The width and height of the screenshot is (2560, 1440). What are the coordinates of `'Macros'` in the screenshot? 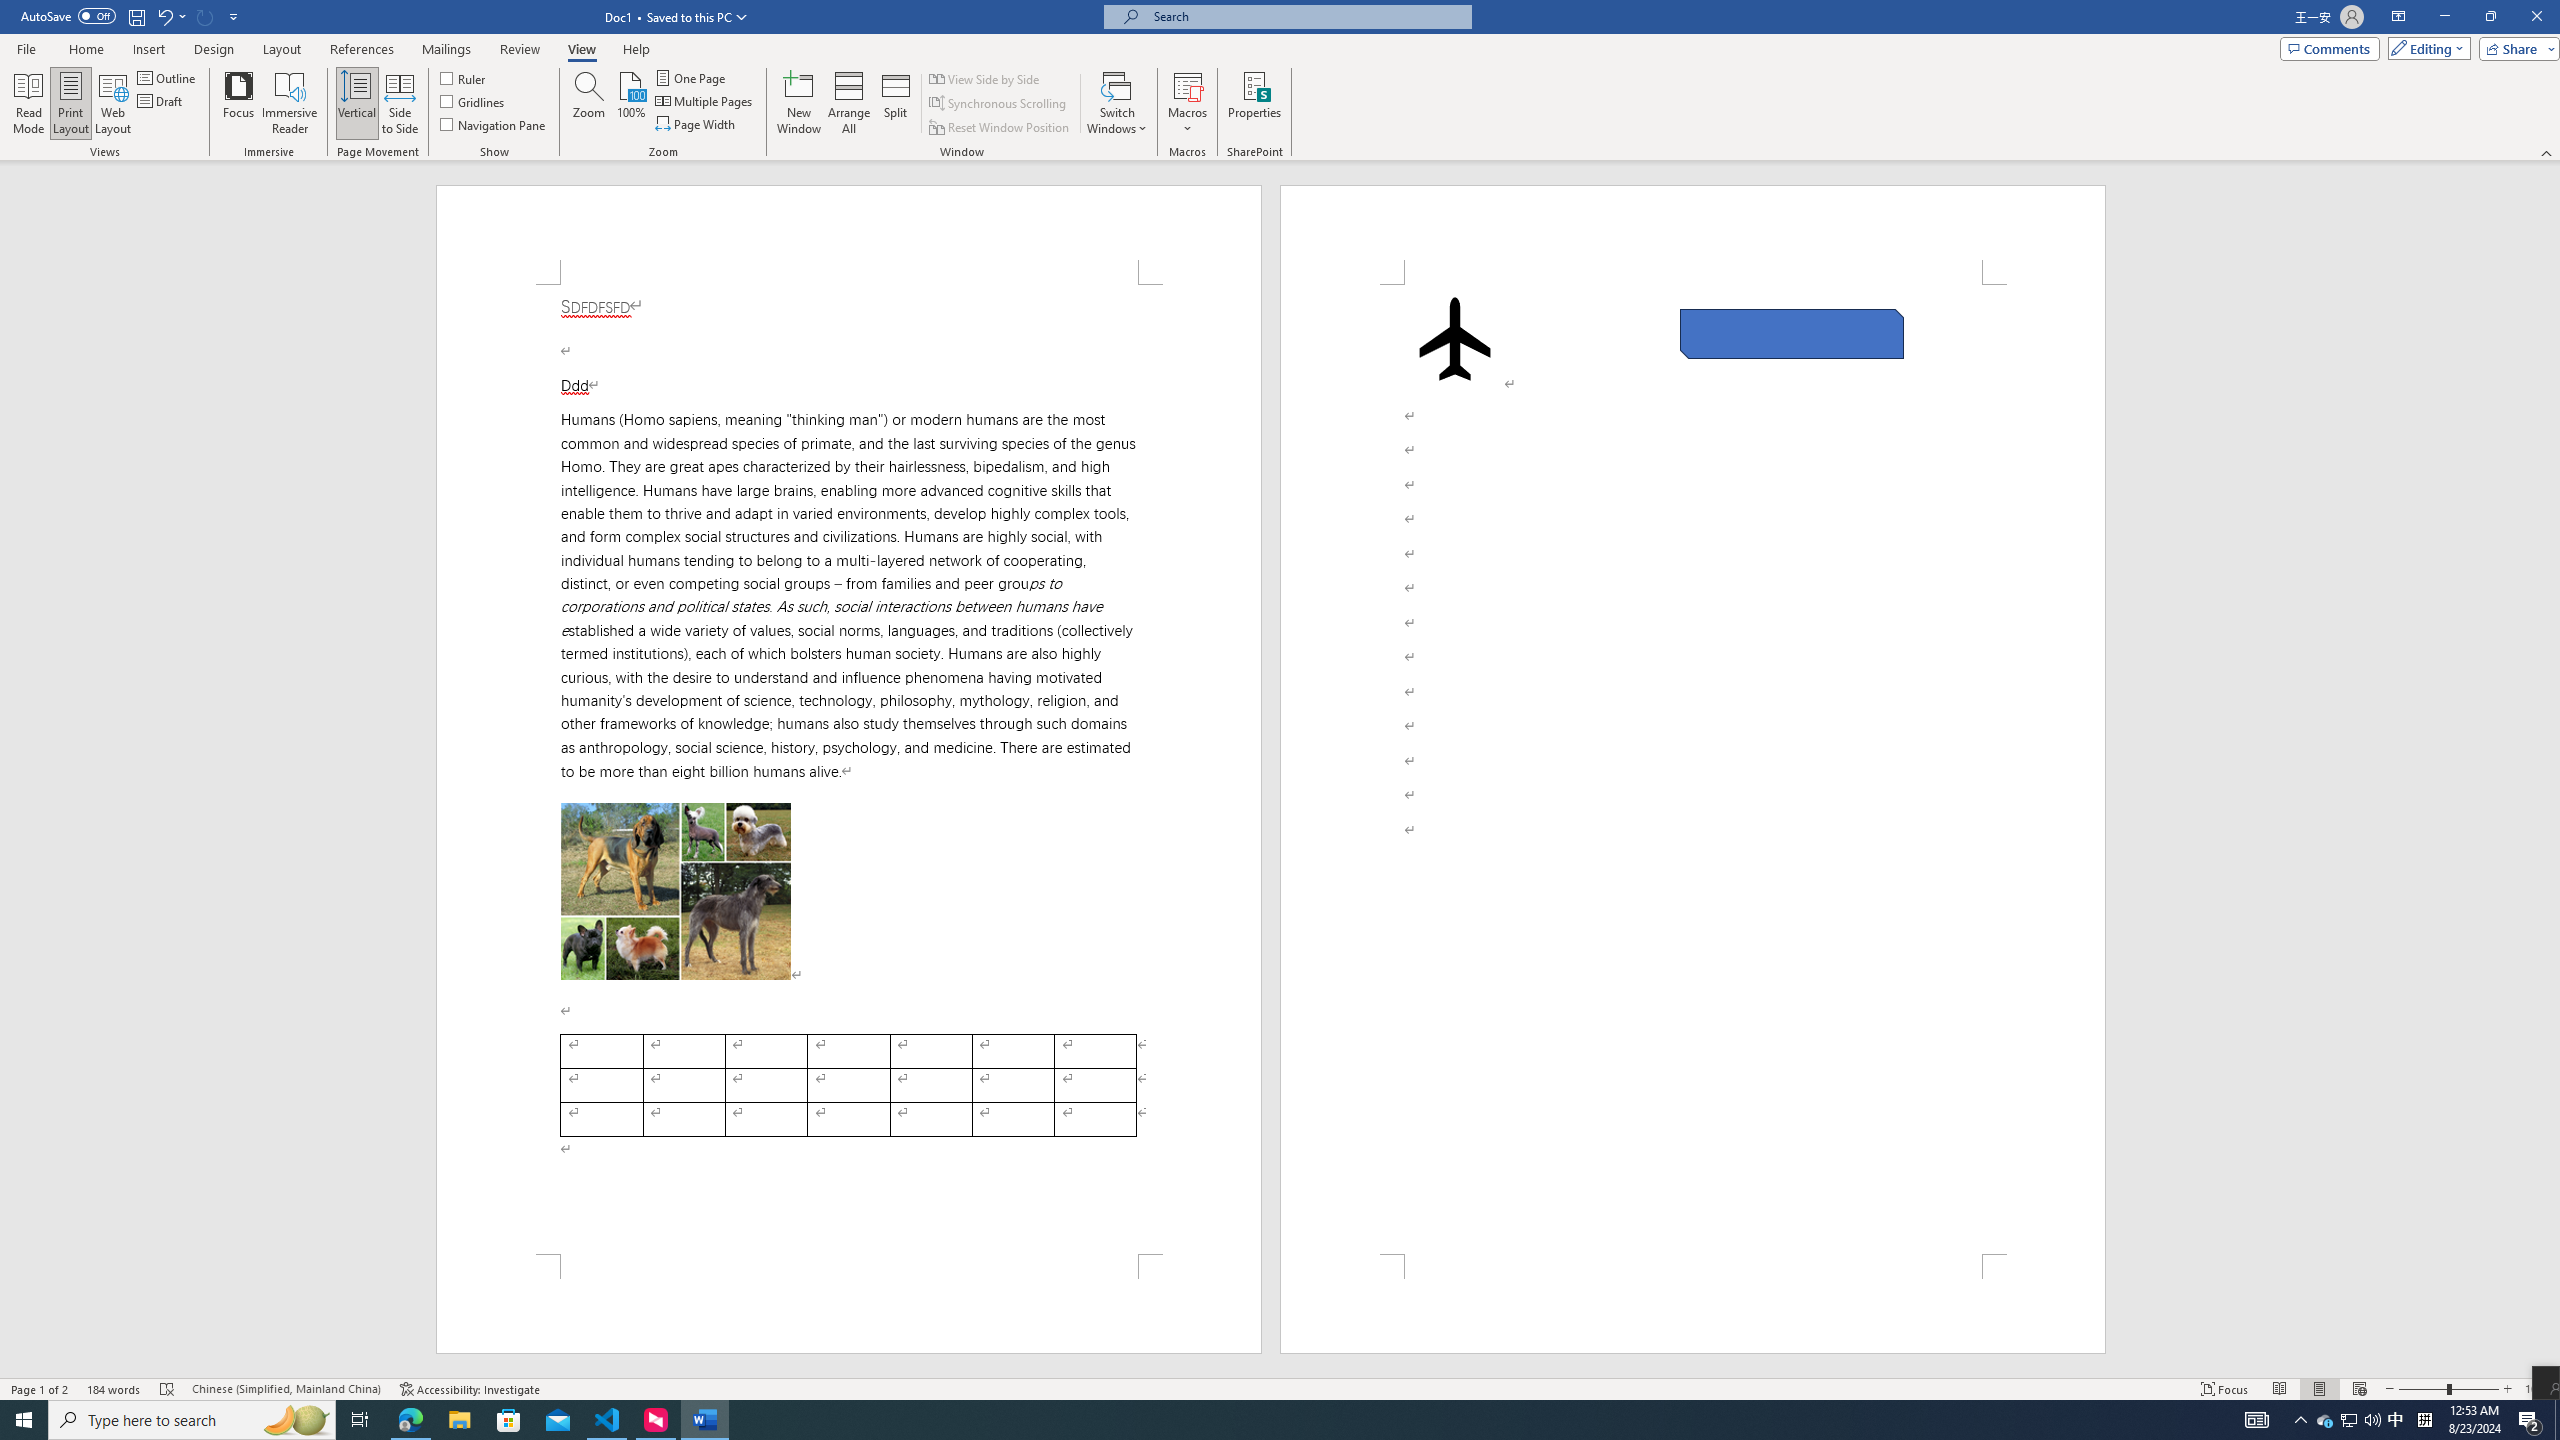 It's located at (1186, 103).